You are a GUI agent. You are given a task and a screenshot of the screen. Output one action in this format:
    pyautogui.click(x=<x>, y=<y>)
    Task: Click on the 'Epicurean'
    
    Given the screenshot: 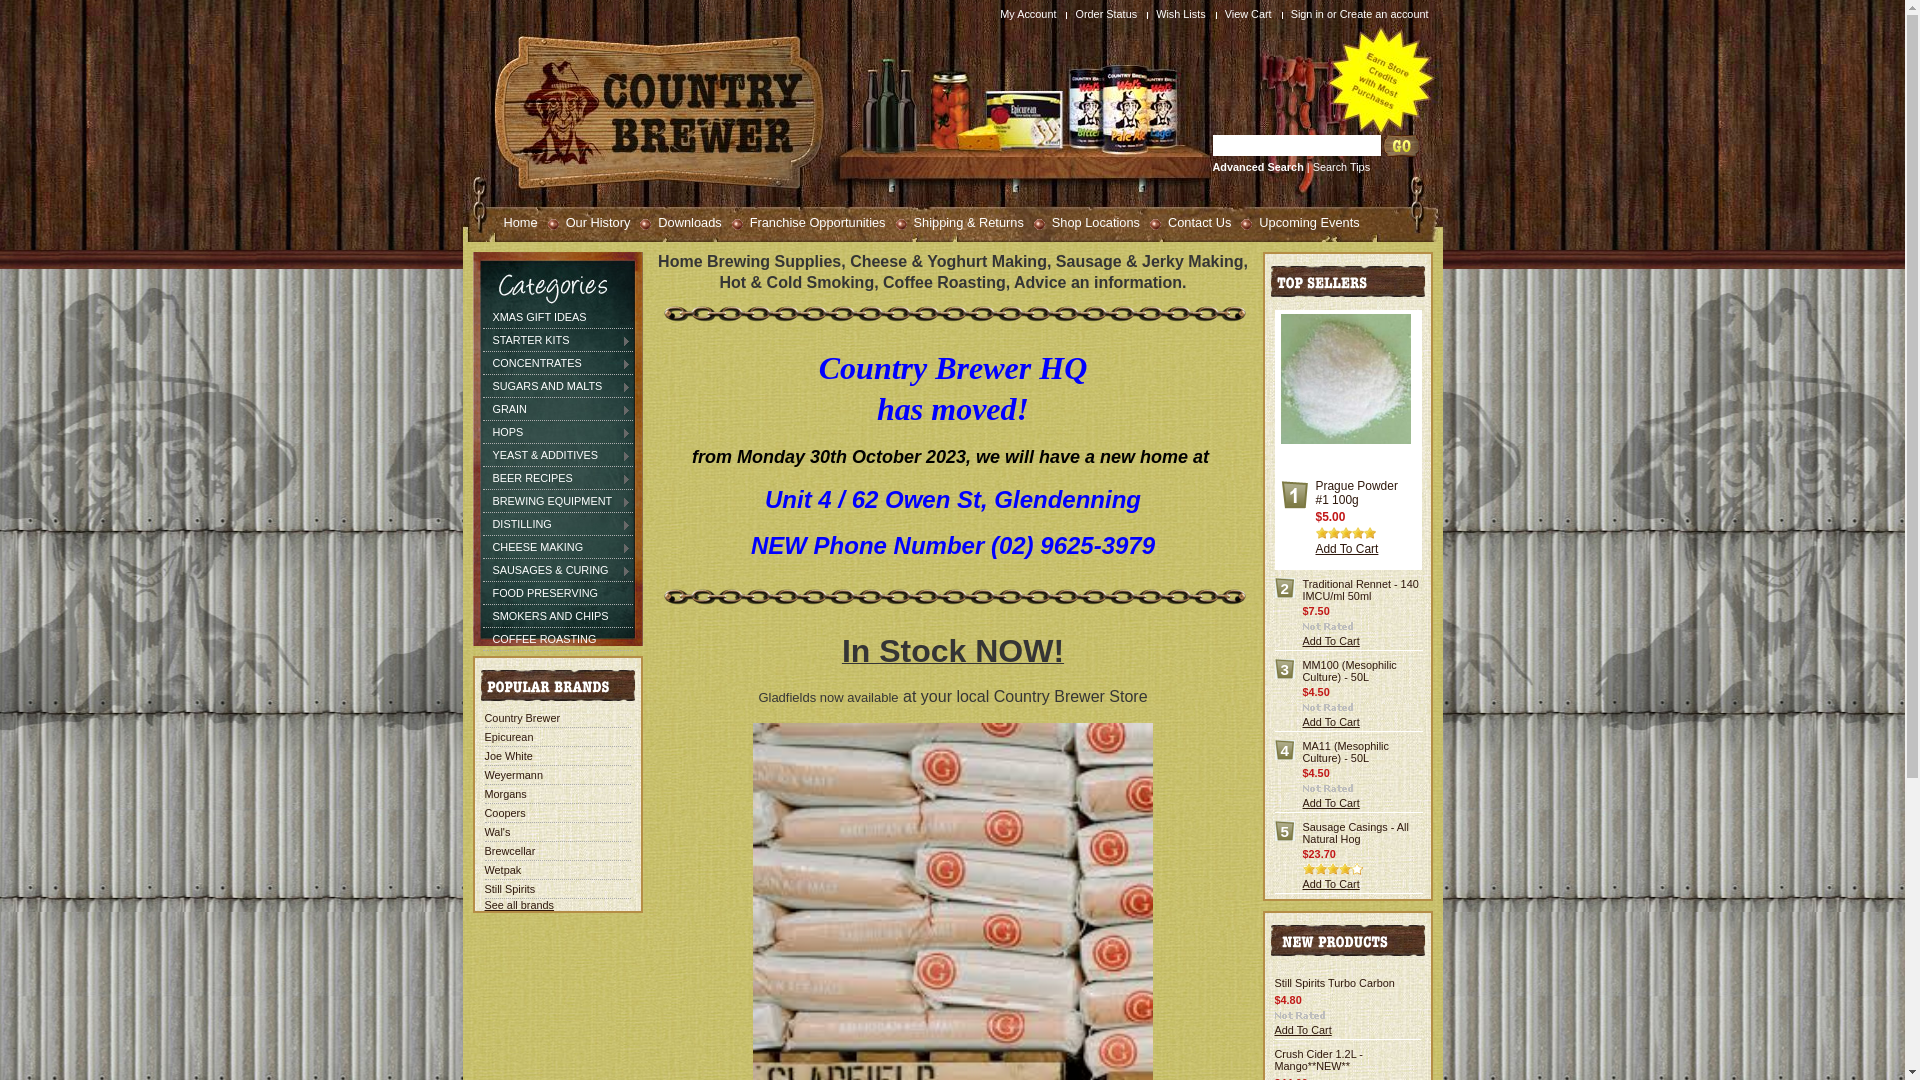 What is the action you would take?
    pyautogui.click(x=508, y=736)
    